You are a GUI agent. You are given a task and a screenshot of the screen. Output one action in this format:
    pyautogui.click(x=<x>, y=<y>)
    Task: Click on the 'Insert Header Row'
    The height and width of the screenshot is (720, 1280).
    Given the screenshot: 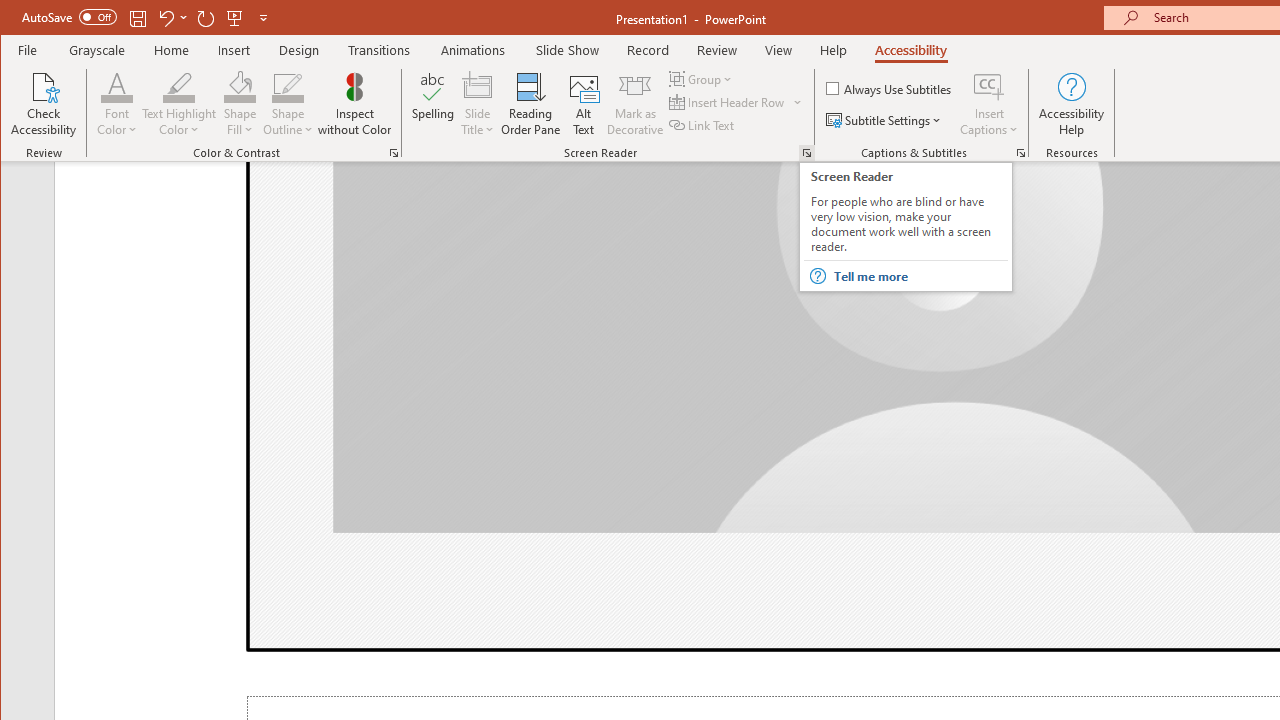 What is the action you would take?
    pyautogui.click(x=735, y=102)
    